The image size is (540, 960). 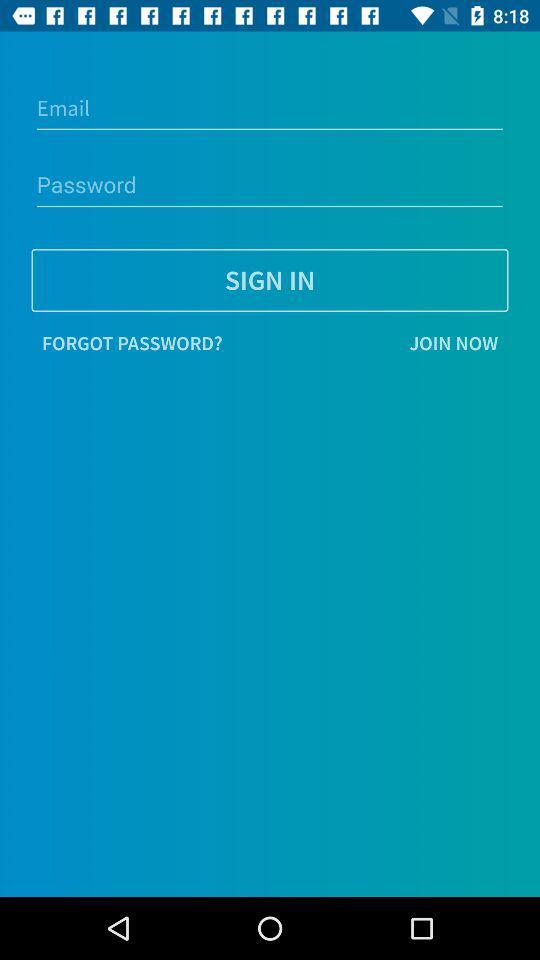 I want to click on the sign in icon, so click(x=270, y=279).